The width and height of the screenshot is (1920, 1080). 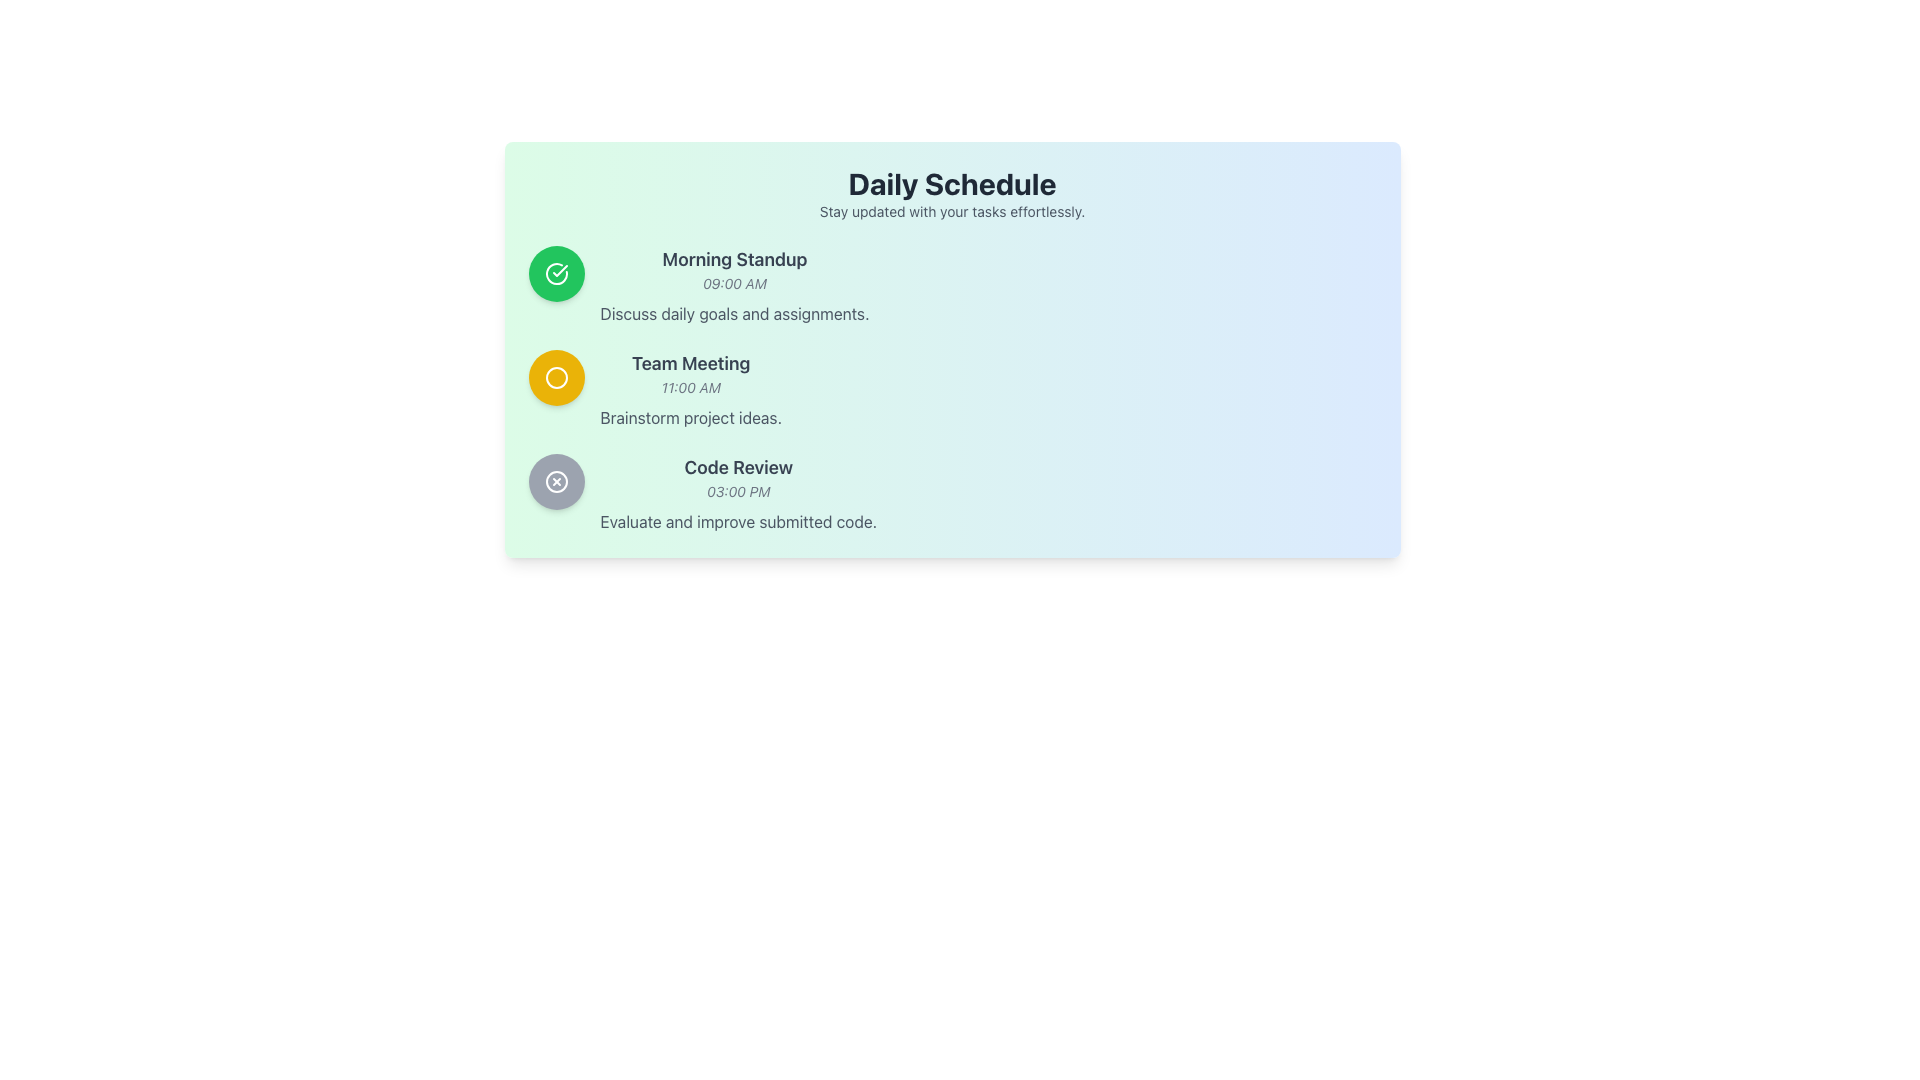 I want to click on the title text for the scheduled event, which is positioned above '09:00 AM' within the 'Daily Schedule' list structure, so click(x=733, y=258).